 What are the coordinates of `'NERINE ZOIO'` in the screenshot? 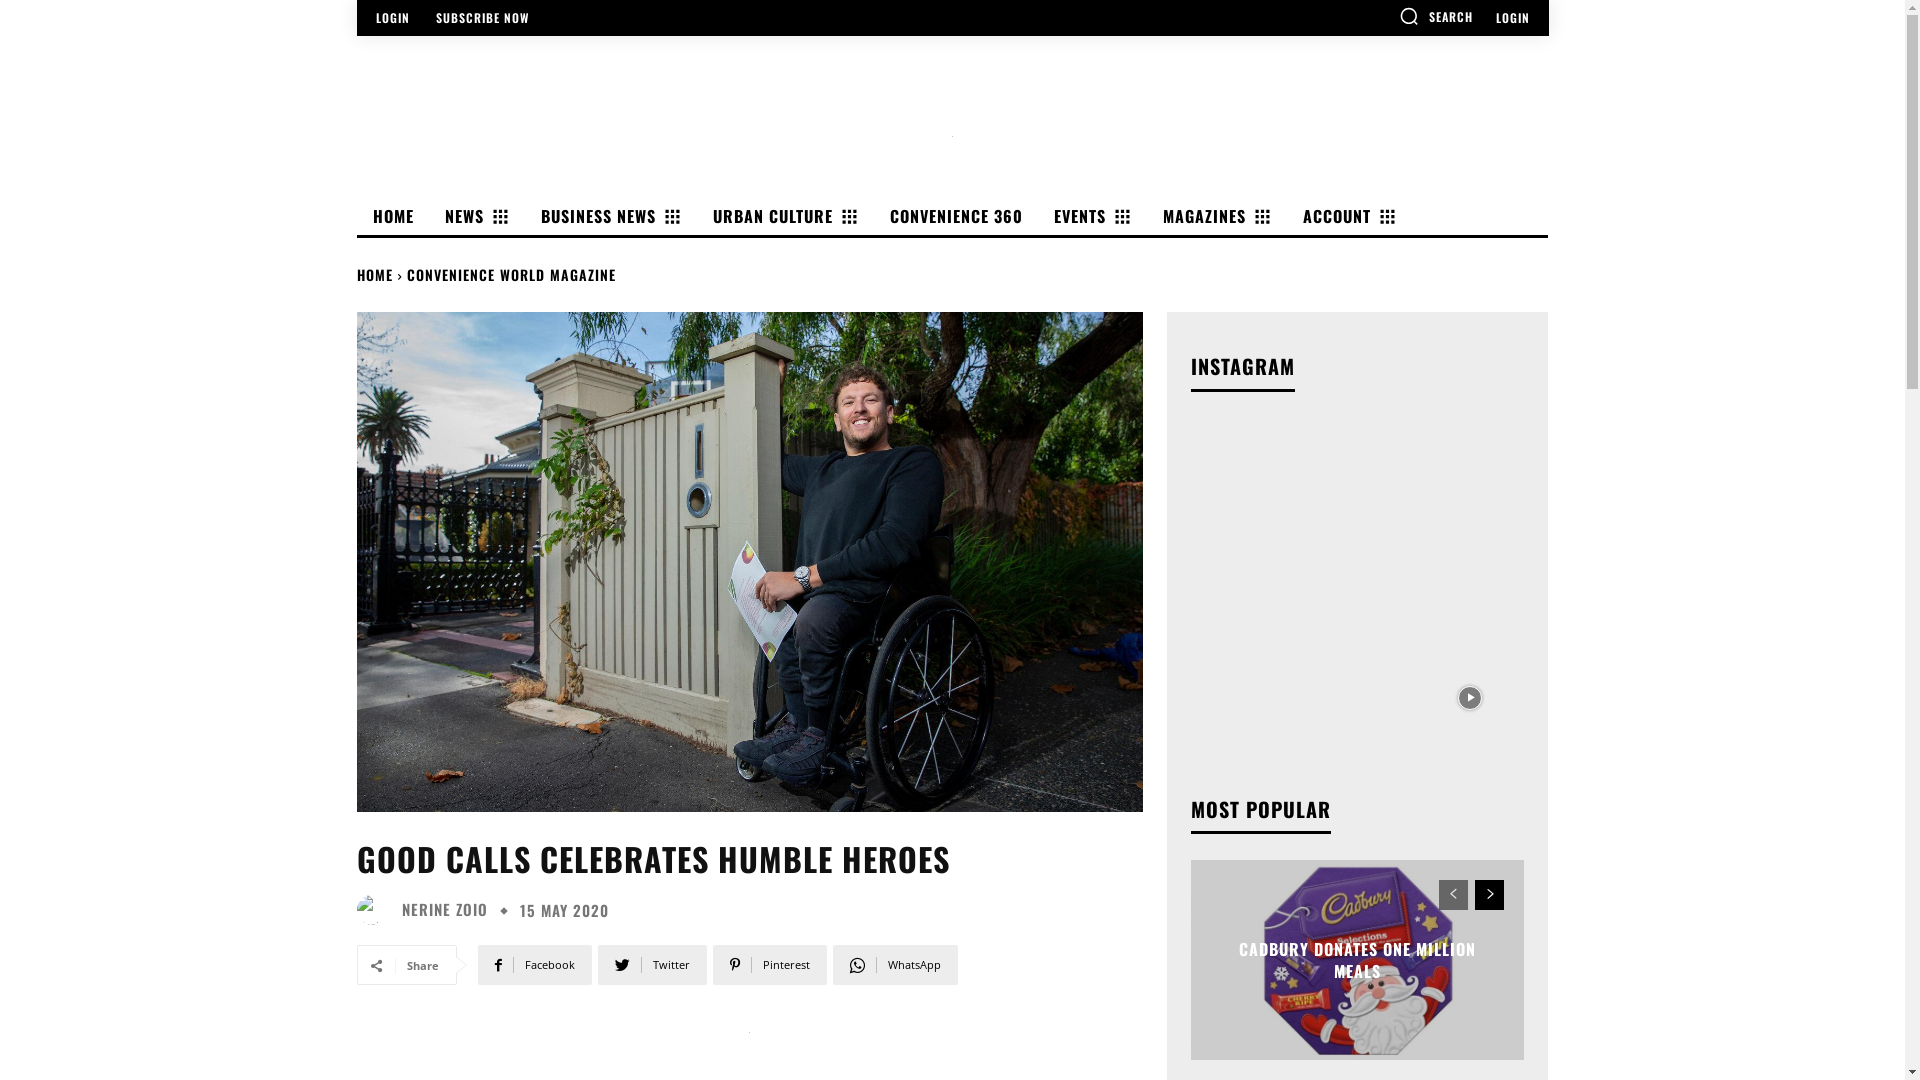 It's located at (444, 909).